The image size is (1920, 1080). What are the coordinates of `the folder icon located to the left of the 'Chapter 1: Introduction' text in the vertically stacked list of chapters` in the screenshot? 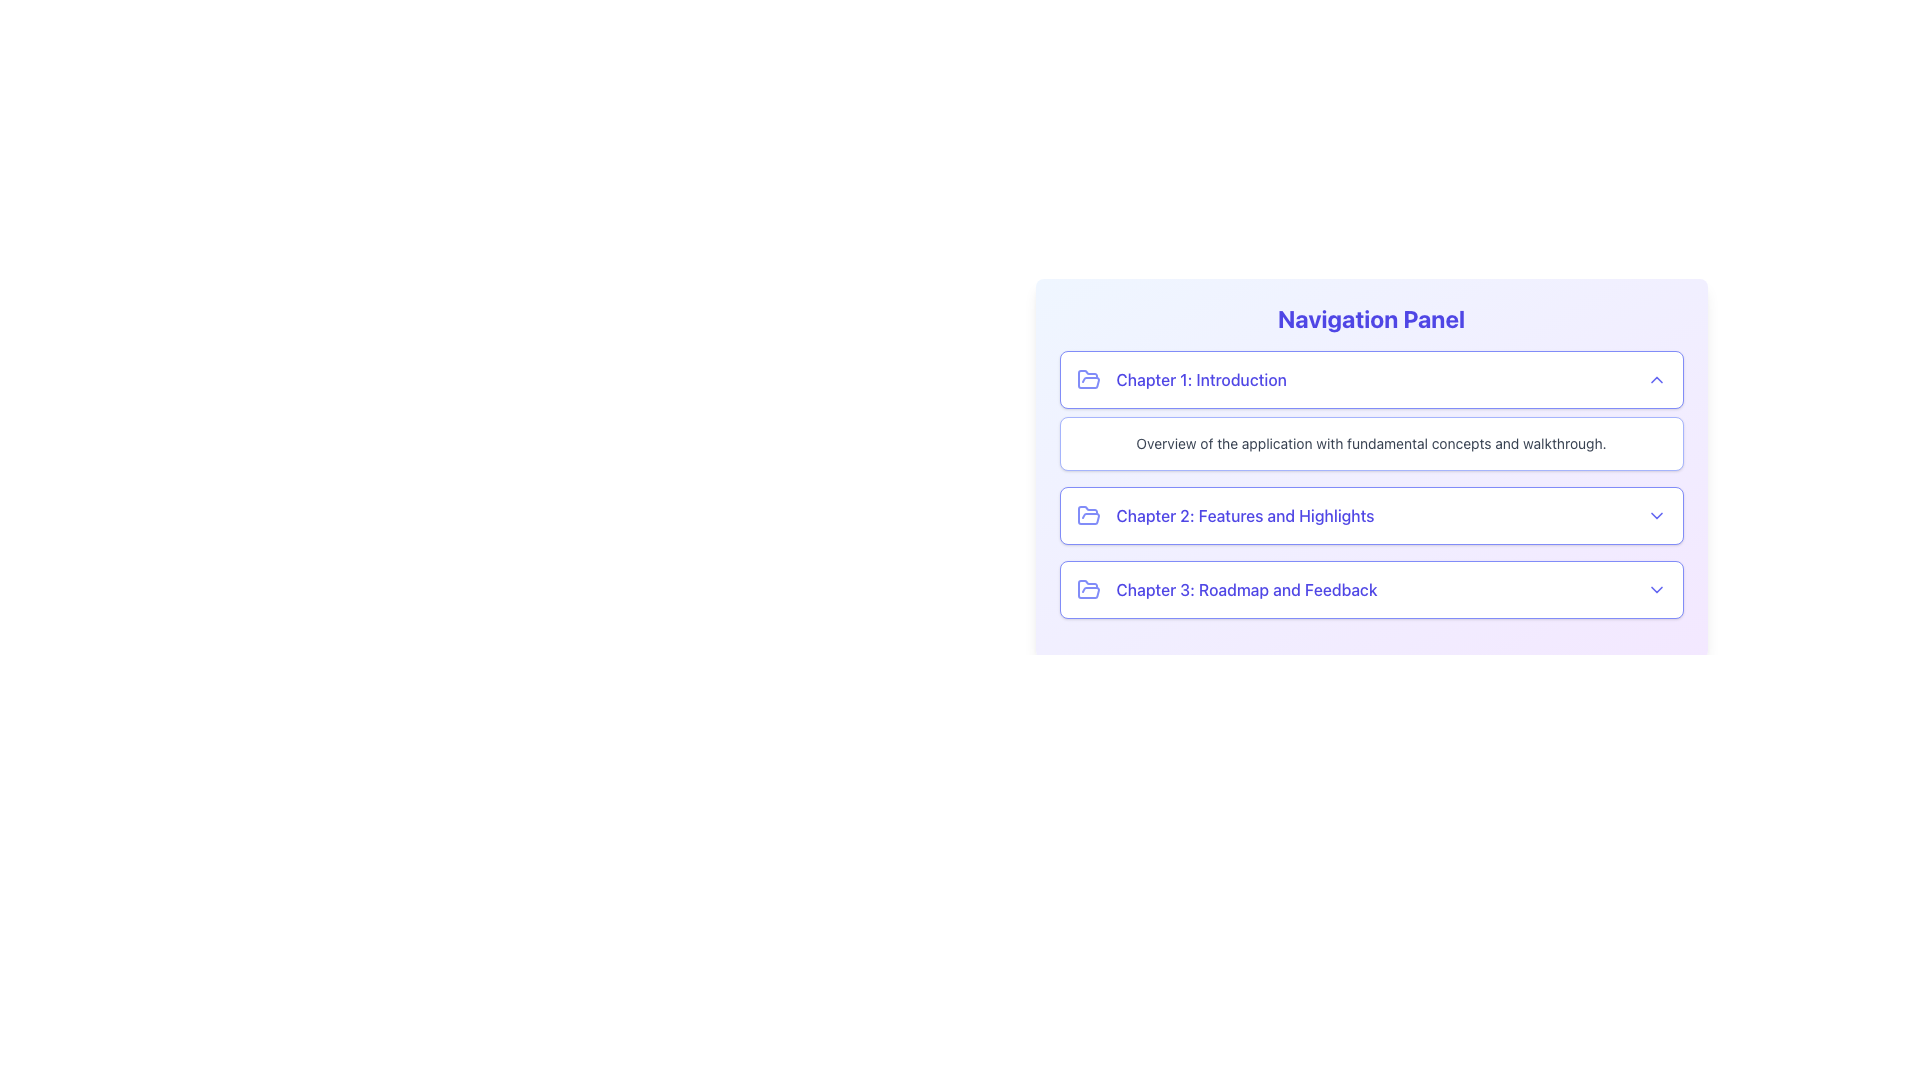 It's located at (1087, 380).